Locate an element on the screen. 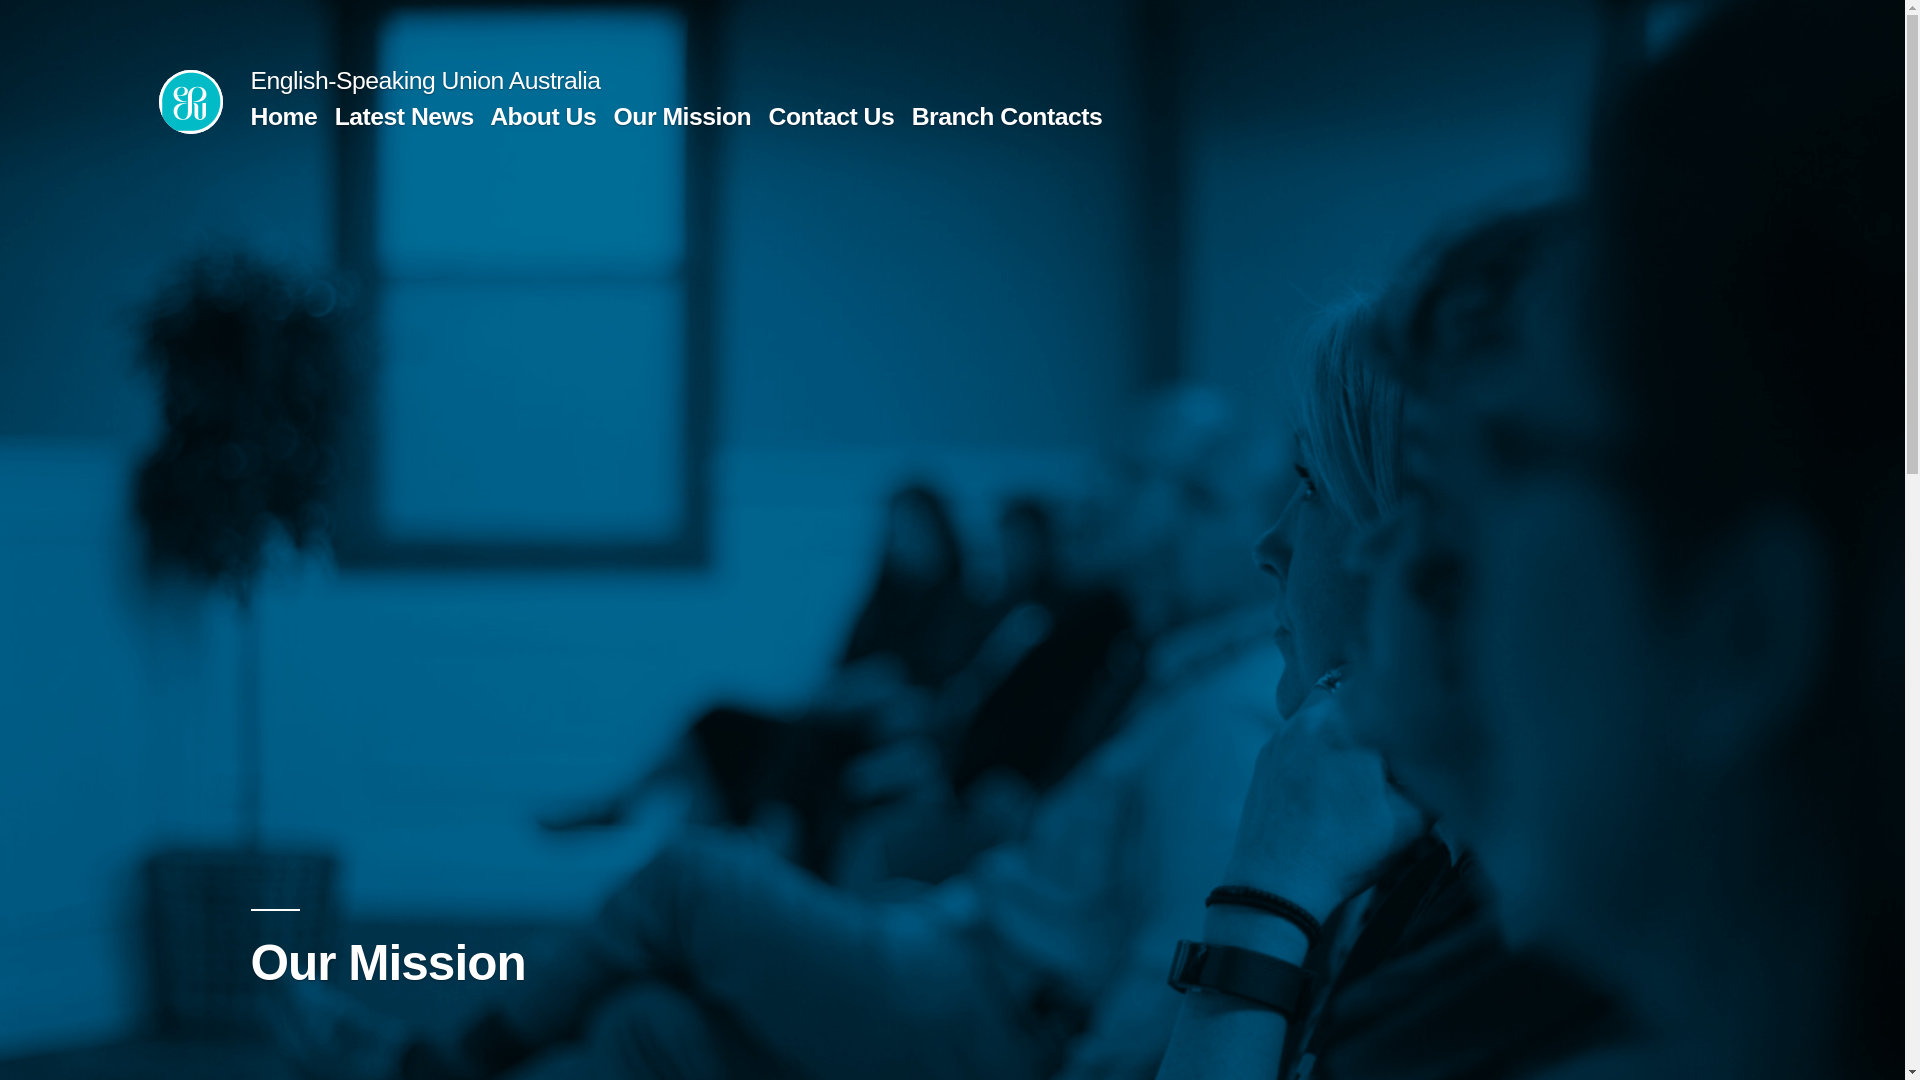  'About Us' is located at coordinates (542, 116).